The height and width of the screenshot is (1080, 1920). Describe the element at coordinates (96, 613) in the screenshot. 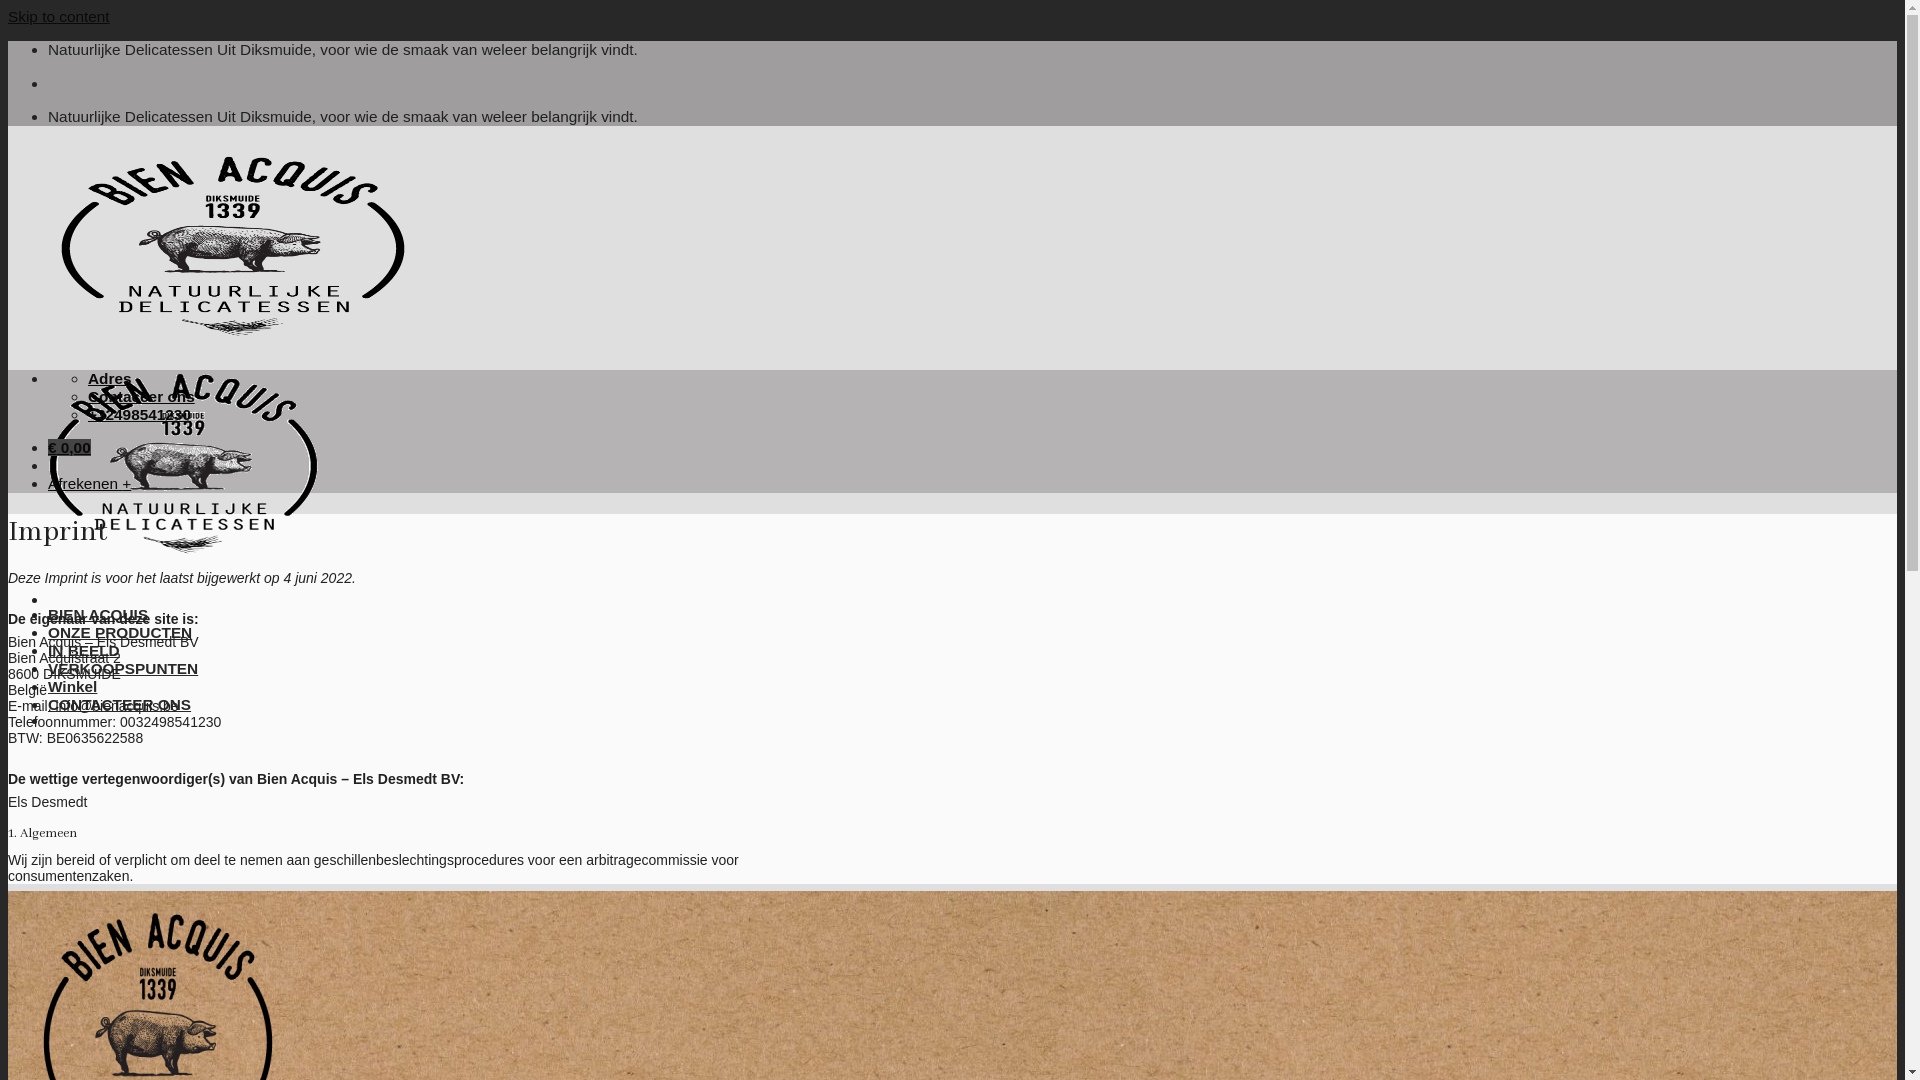

I see `'BIEN ACQUIS'` at that location.